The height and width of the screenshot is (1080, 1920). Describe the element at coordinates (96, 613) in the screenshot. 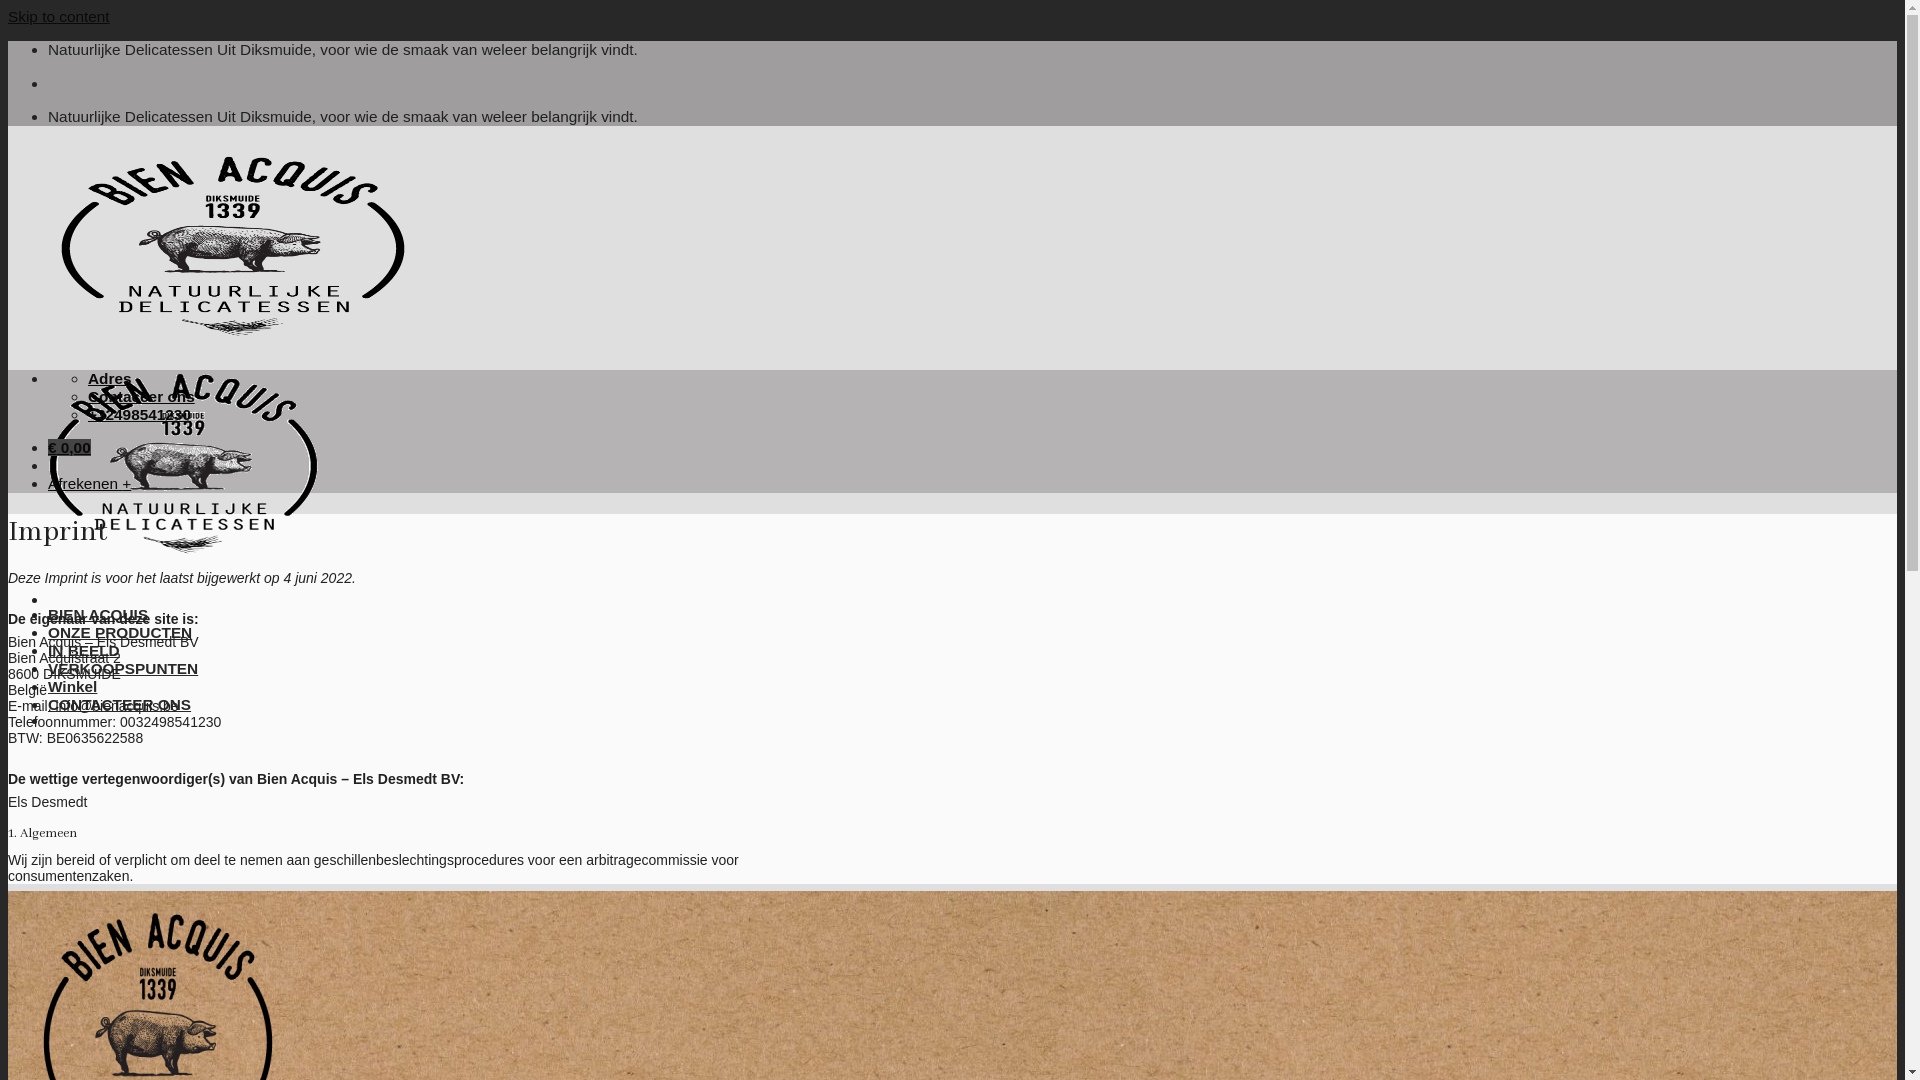

I see `'BIEN ACQUIS'` at that location.